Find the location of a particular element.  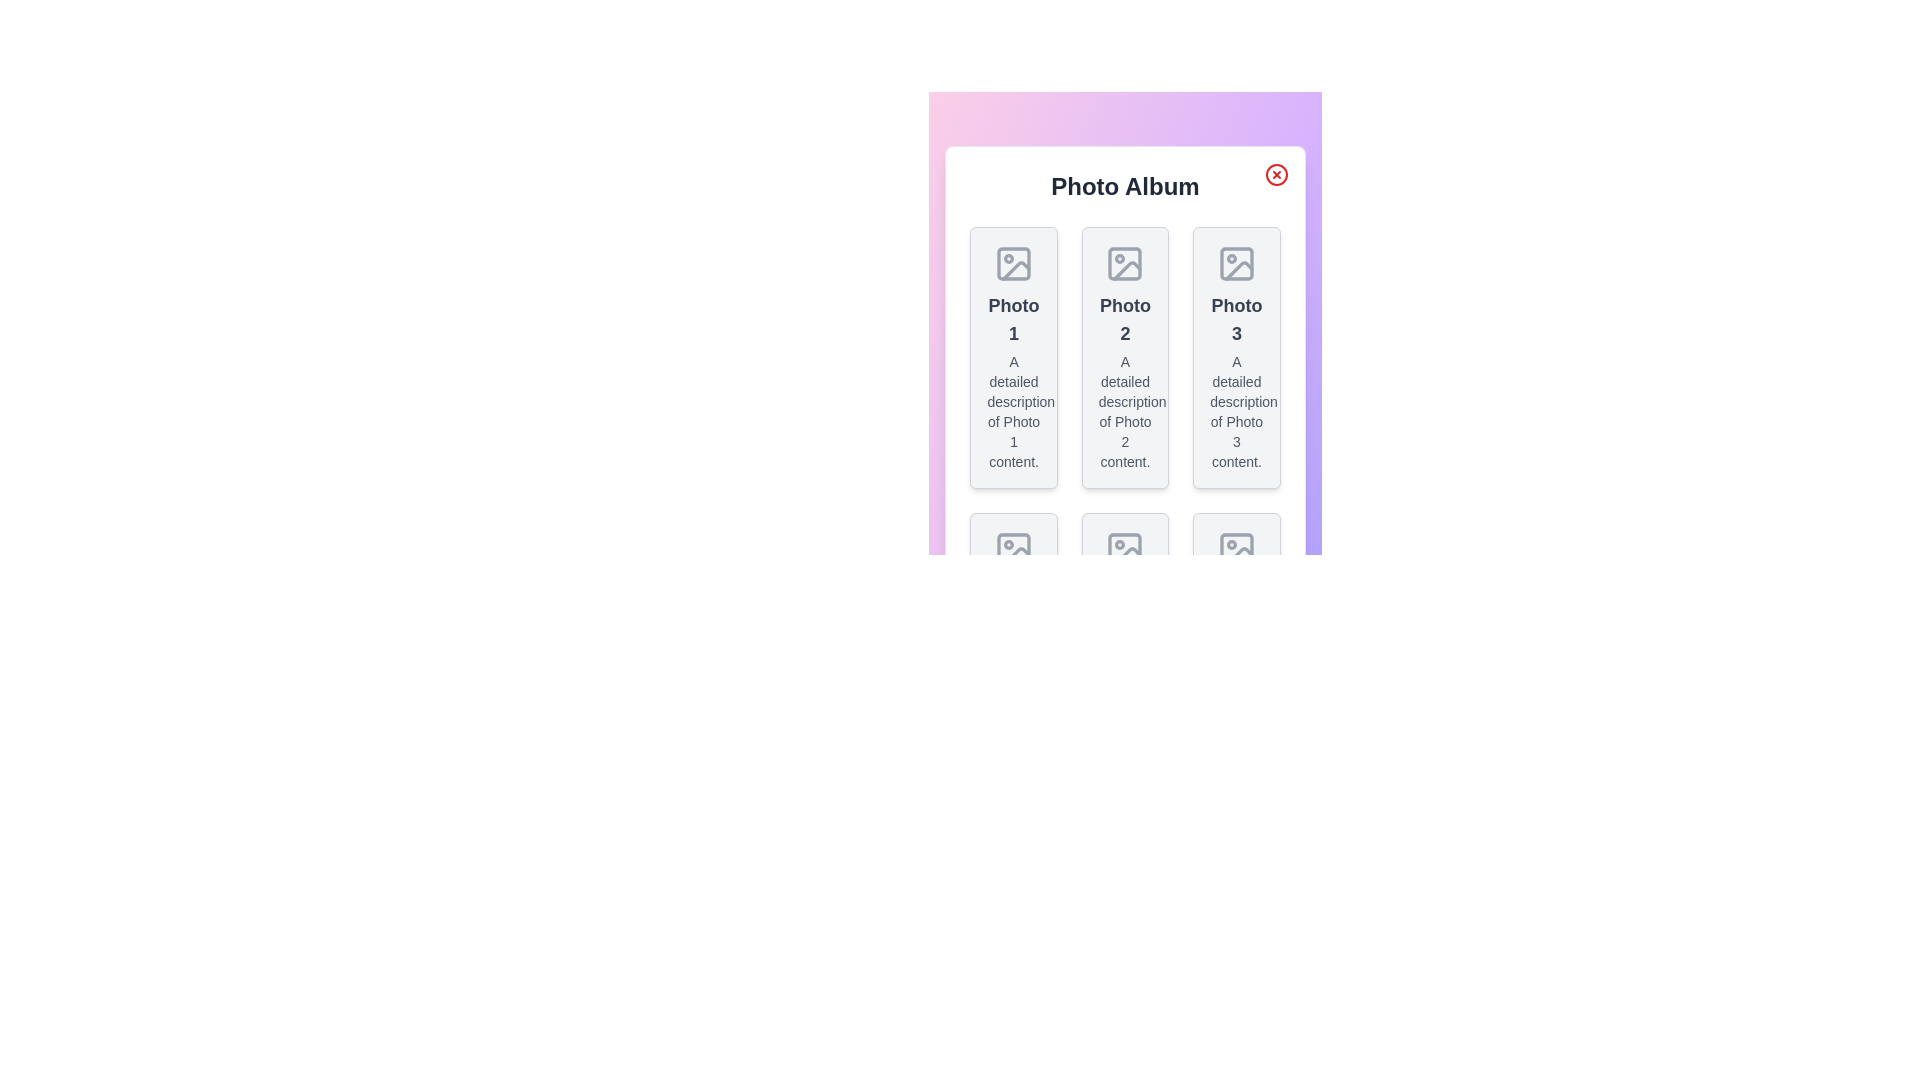

the dialog title 'Photo Album' to focus on it is located at coordinates (1125, 186).